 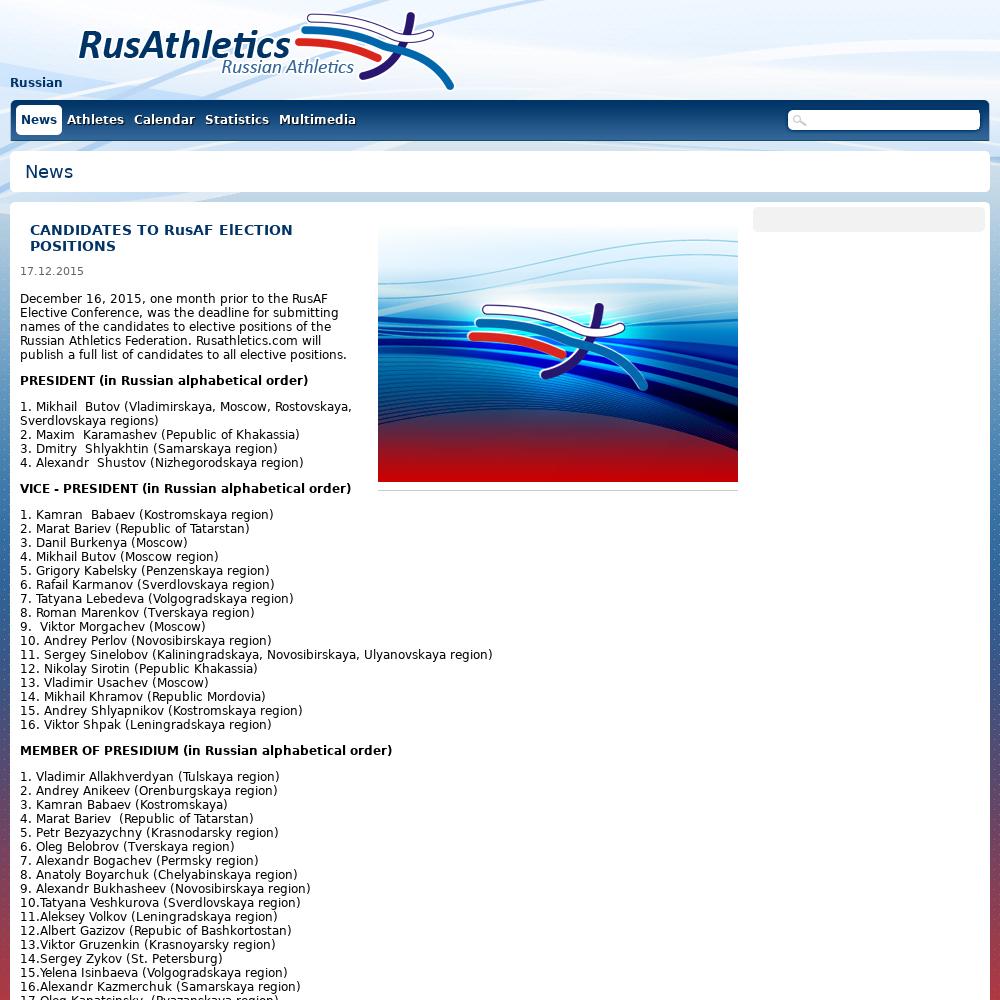 What do you see at coordinates (154, 972) in the screenshot?
I see `'15.Yelena Isinbaeva (Volgogradskaya region)'` at bounding box center [154, 972].